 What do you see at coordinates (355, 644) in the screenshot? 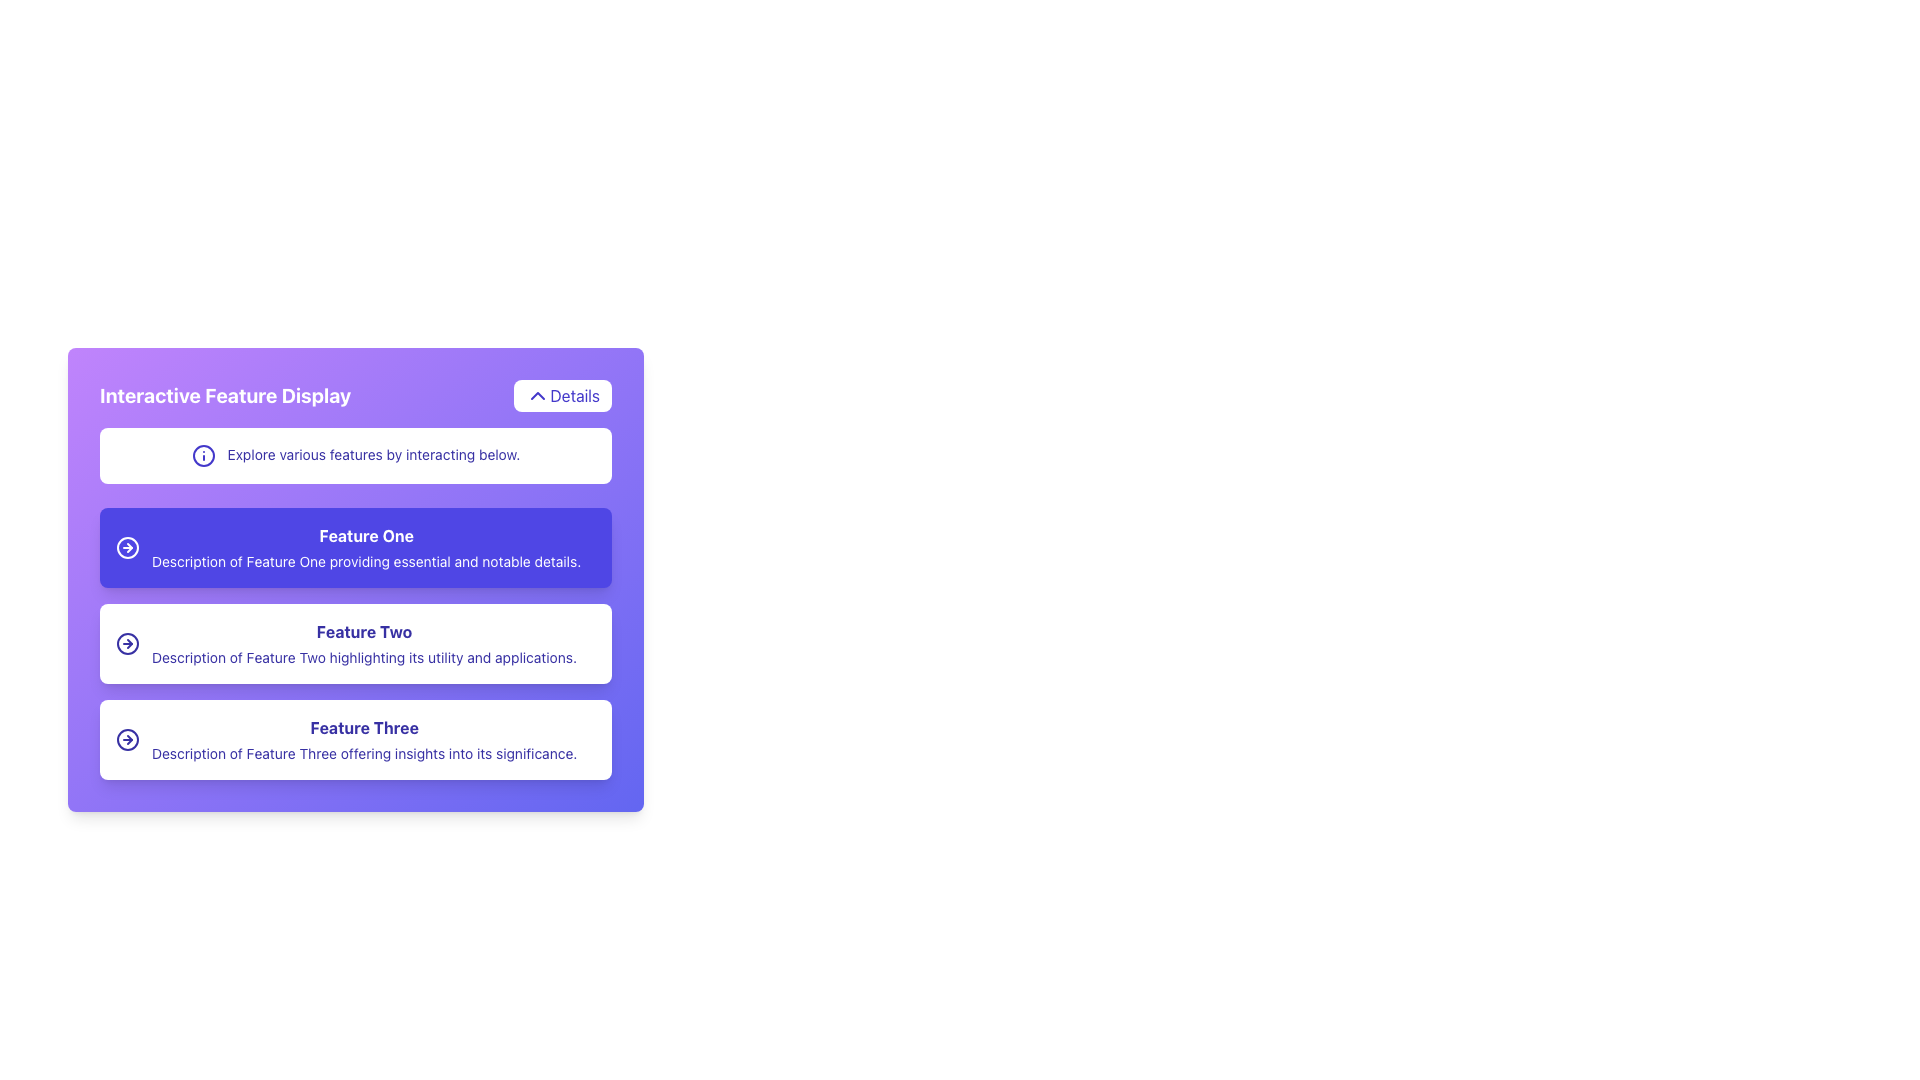
I see `the second informational list item titled 'Feature Two'` at bounding box center [355, 644].